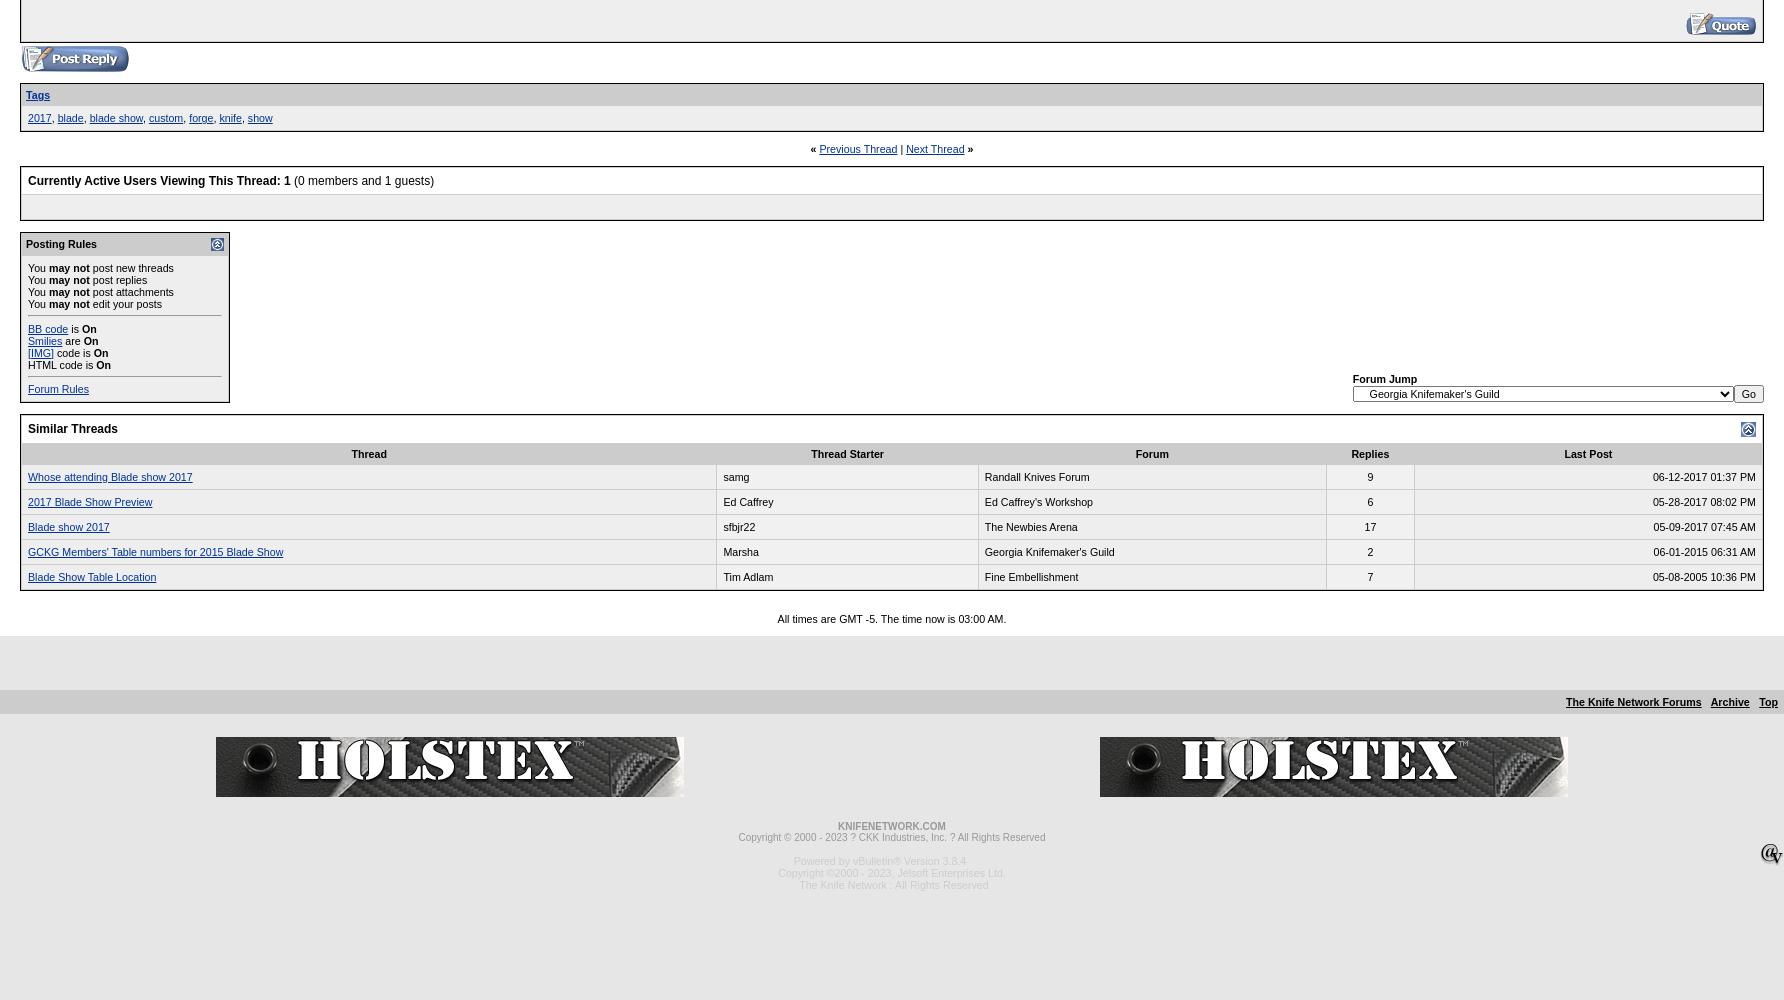 The image size is (1784, 1000). What do you see at coordinates (362, 181) in the screenshot?
I see `'(0 members and 1 guests)'` at bounding box center [362, 181].